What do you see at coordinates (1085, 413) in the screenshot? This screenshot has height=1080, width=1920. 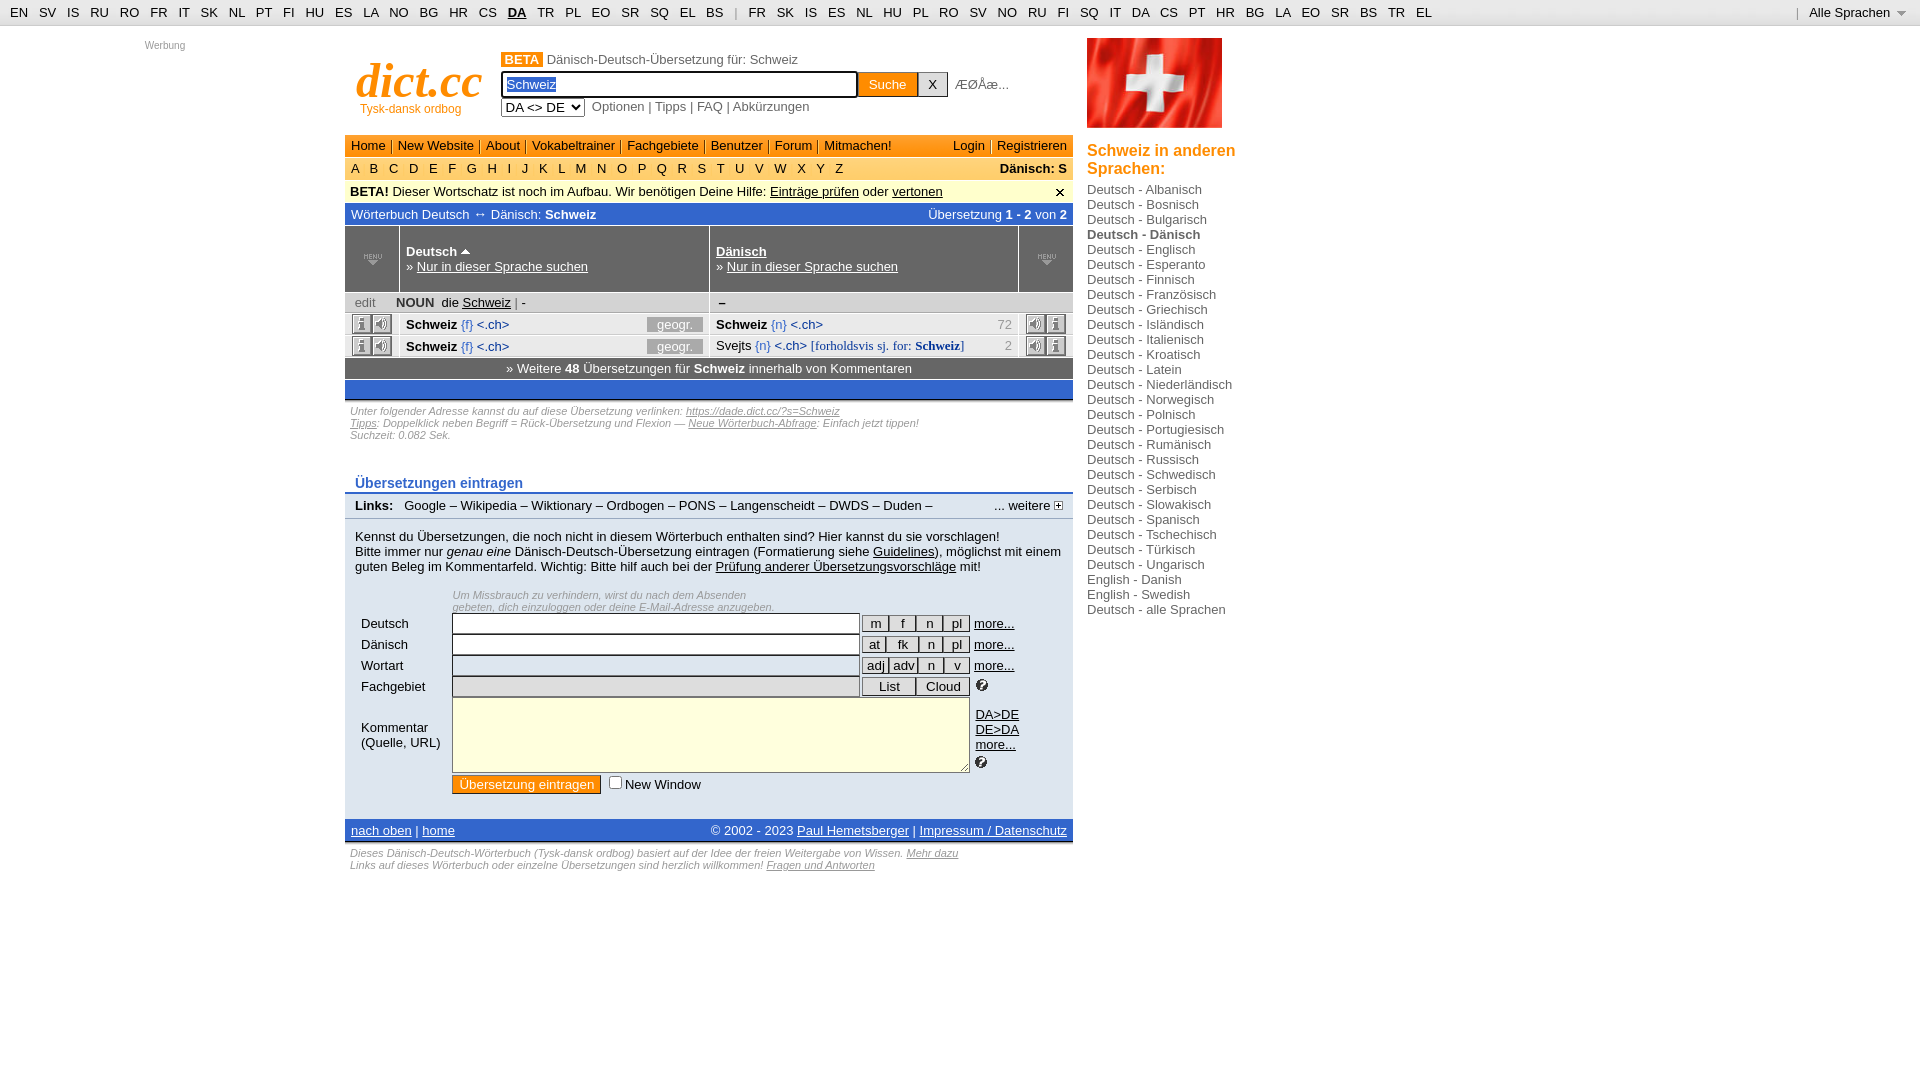 I see `'Deutsch - Polnisch'` at bounding box center [1085, 413].